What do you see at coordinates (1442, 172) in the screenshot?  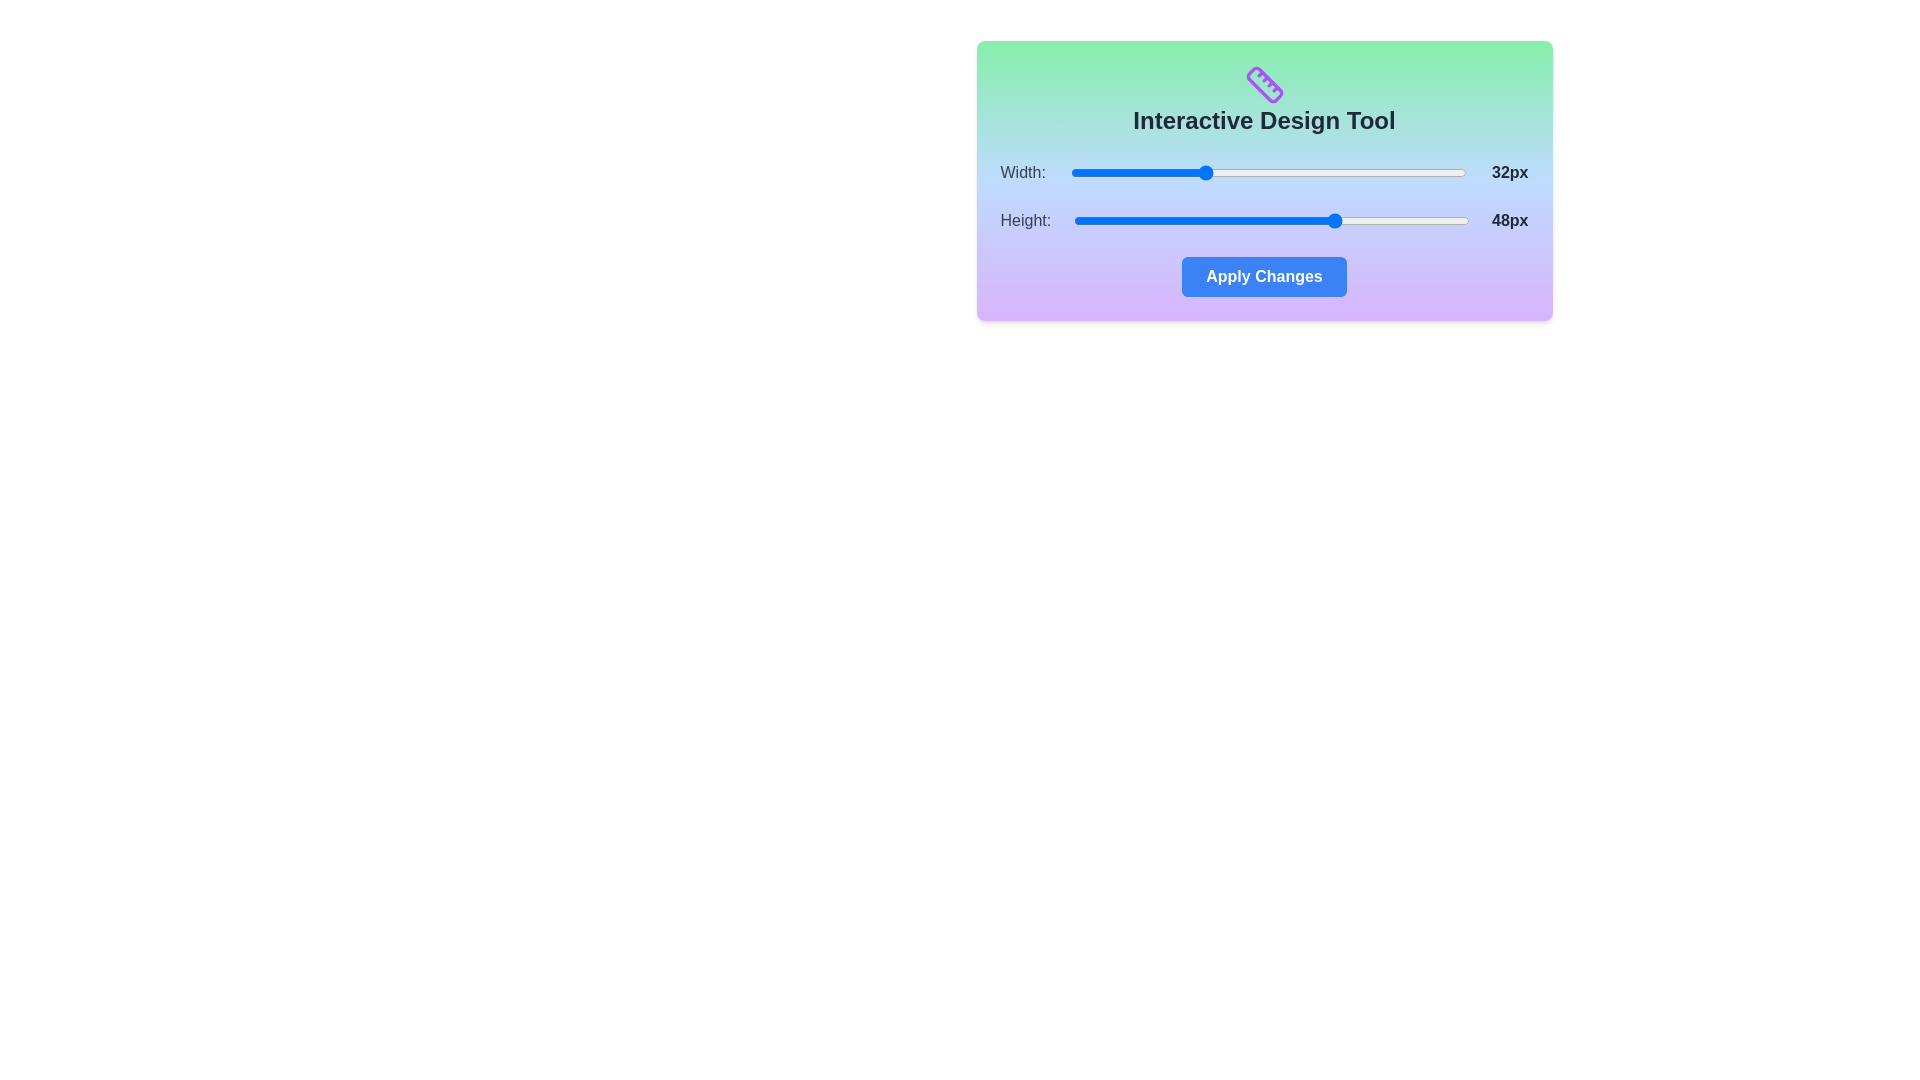 I see `the 'Width' slider to set its value to 61 within the range of 16 to 64` at bounding box center [1442, 172].